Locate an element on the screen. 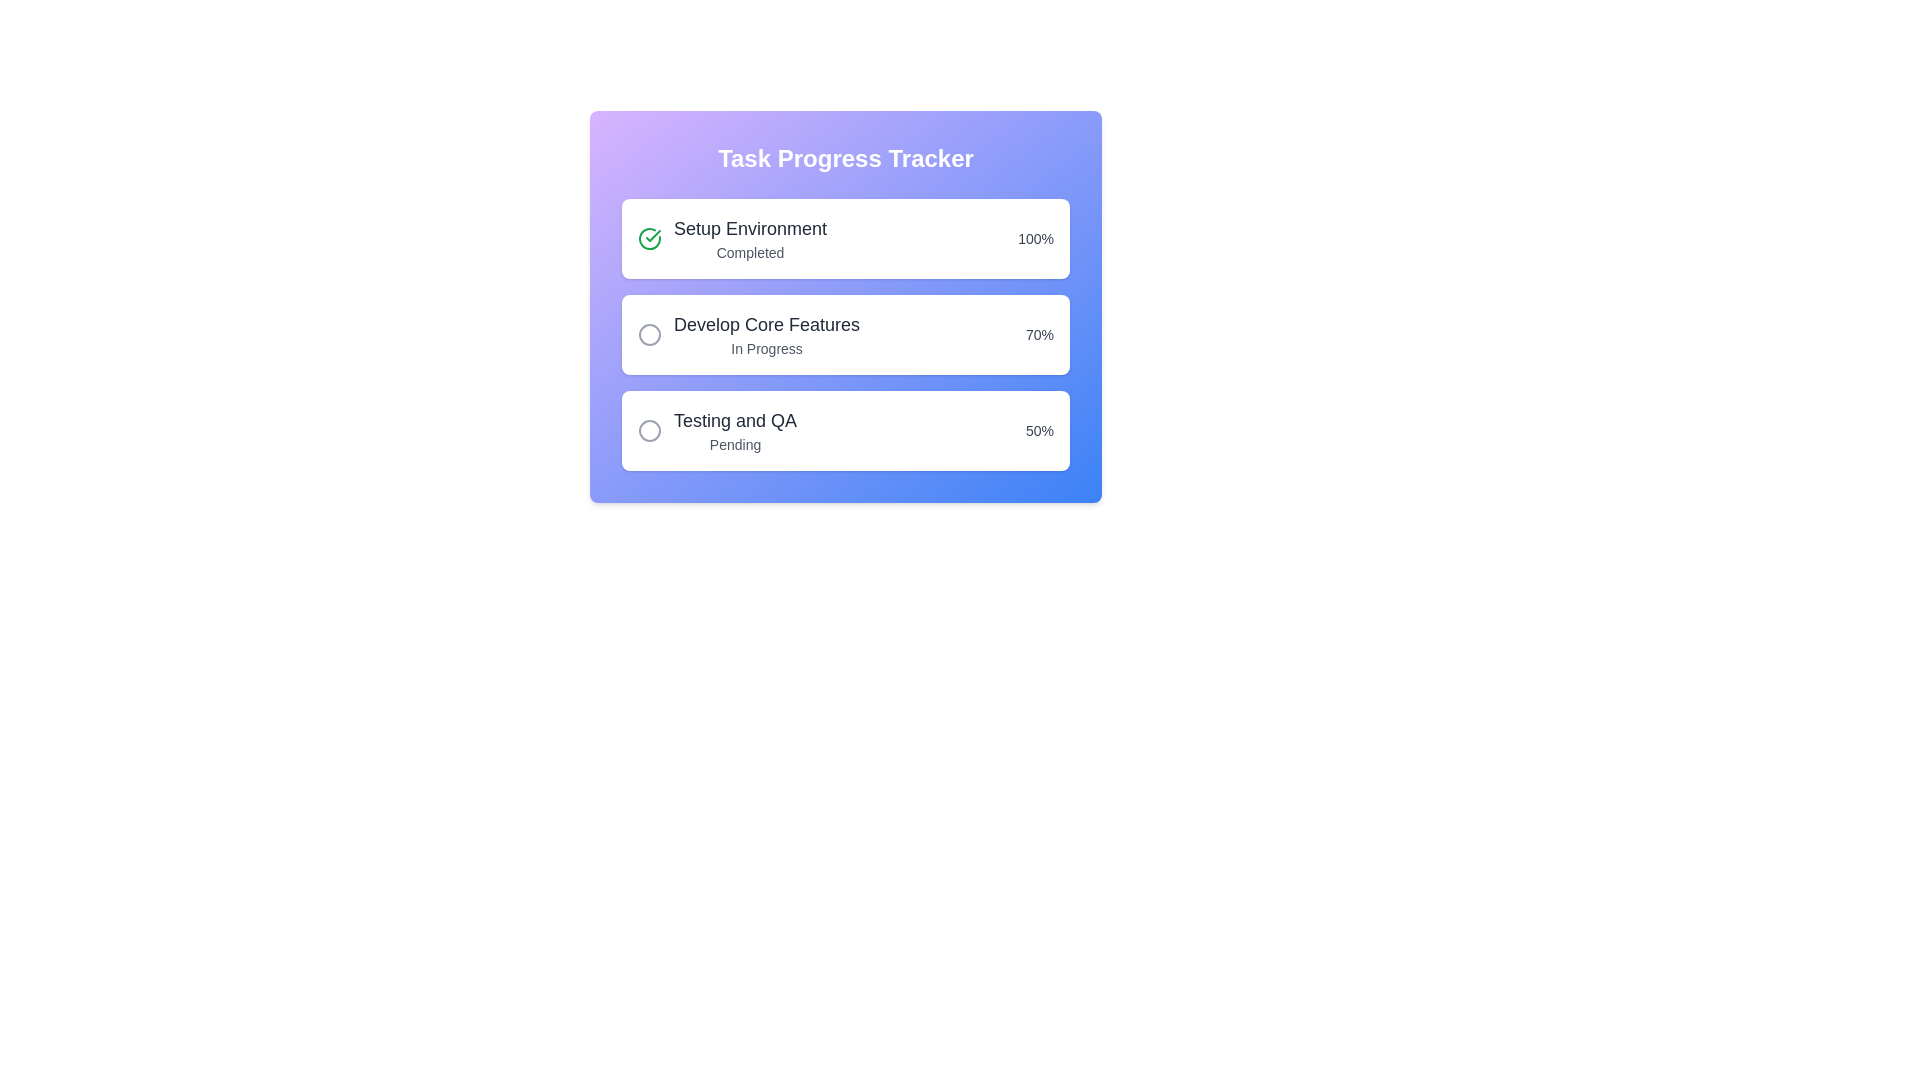 This screenshot has height=1080, width=1920. the green curved line of the circular checkmark icon located to the left of the 'Setup Environment' text in the topmost task box of the progress tracker component is located at coordinates (649, 238).